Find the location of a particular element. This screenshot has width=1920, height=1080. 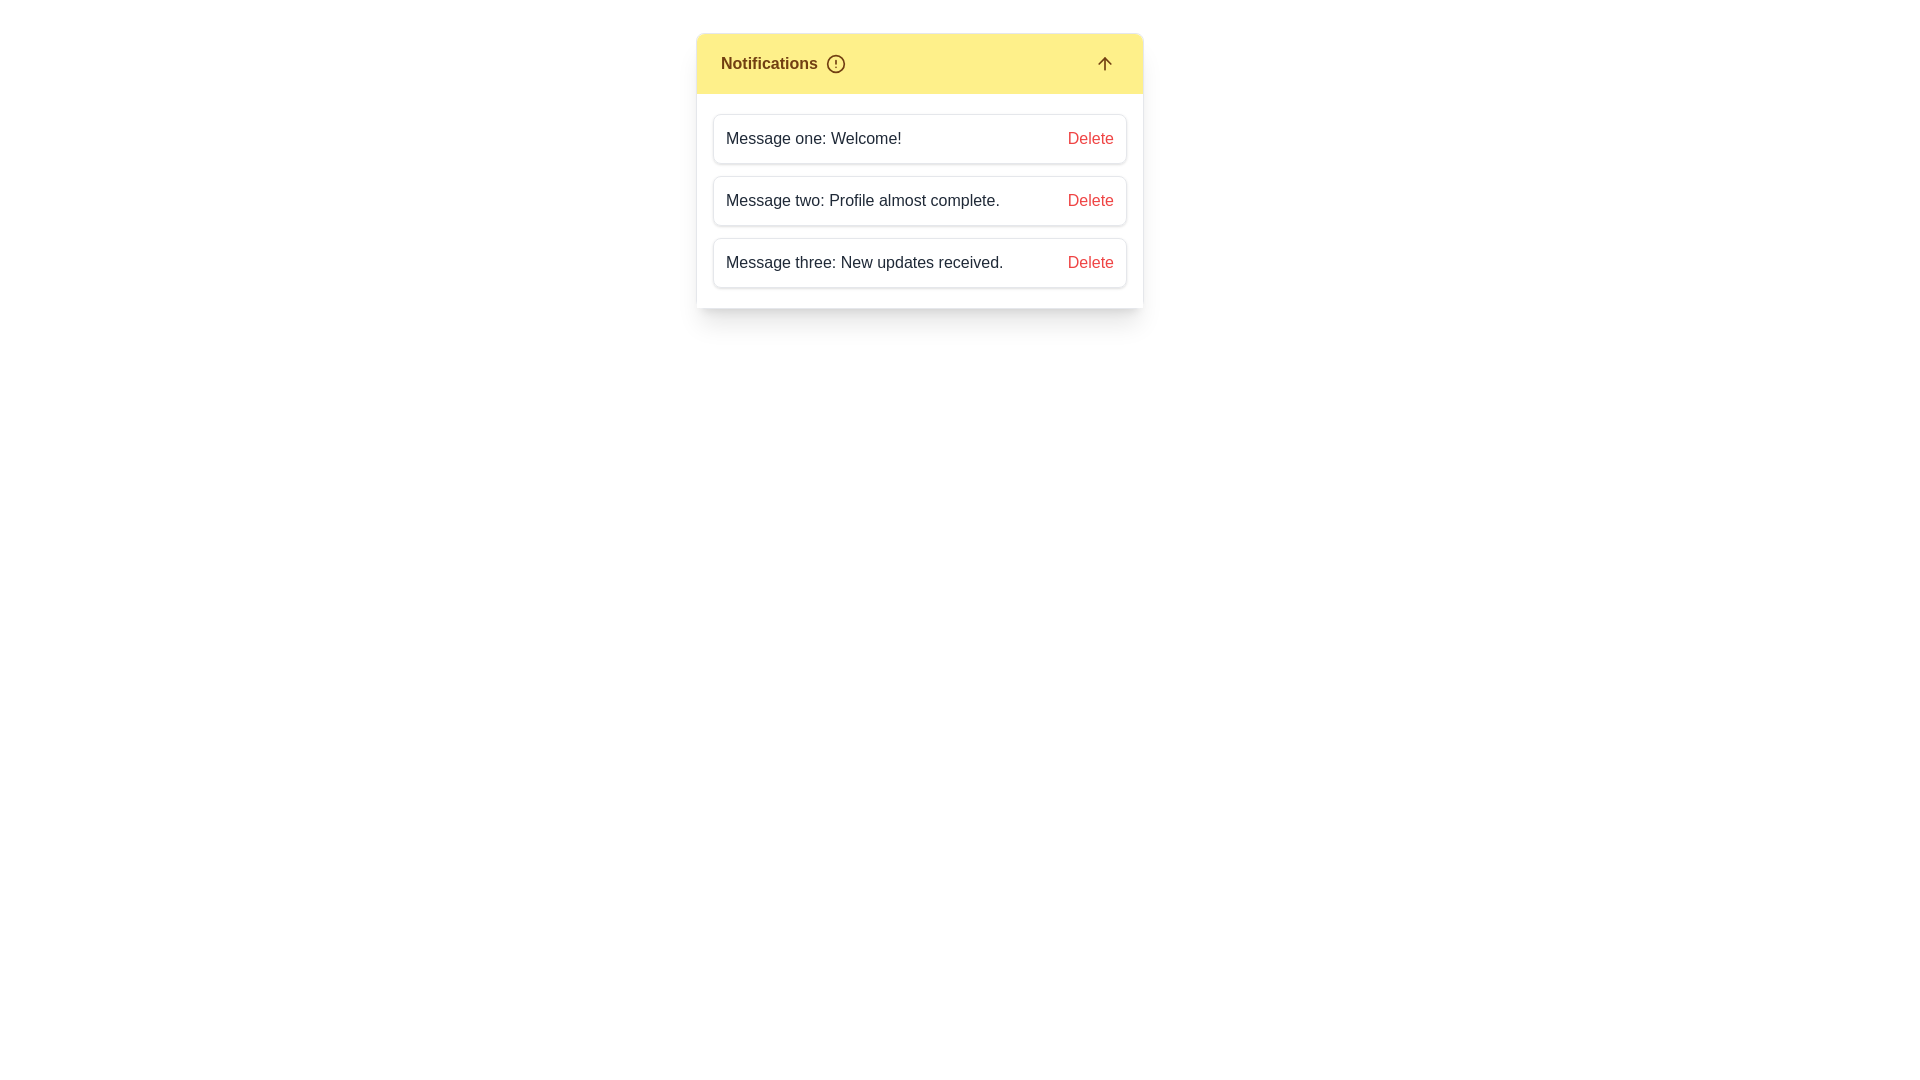

the 'Notifications' text label, which is bold and has a dark brown color on a yellow background, located at the top-left corner of the notification dropdown is located at coordinates (782, 63).